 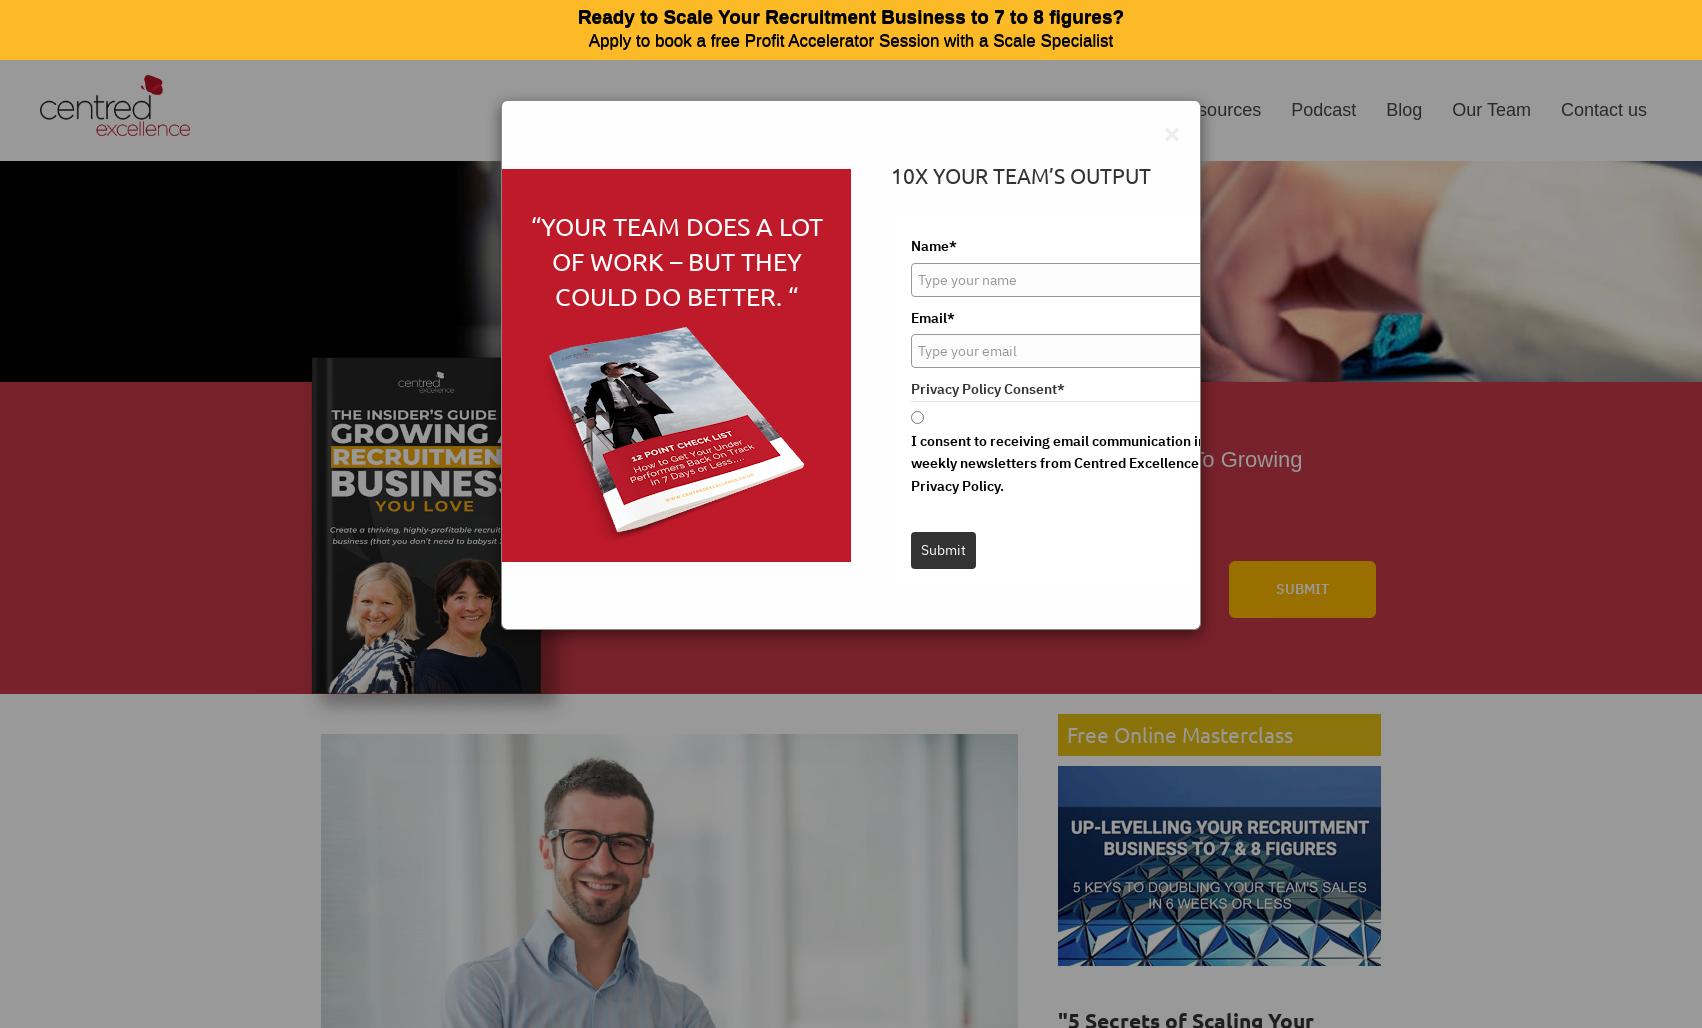 What do you see at coordinates (600, 548) in the screenshot?
I see `'Full Name'` at bounding box center [600, 548].